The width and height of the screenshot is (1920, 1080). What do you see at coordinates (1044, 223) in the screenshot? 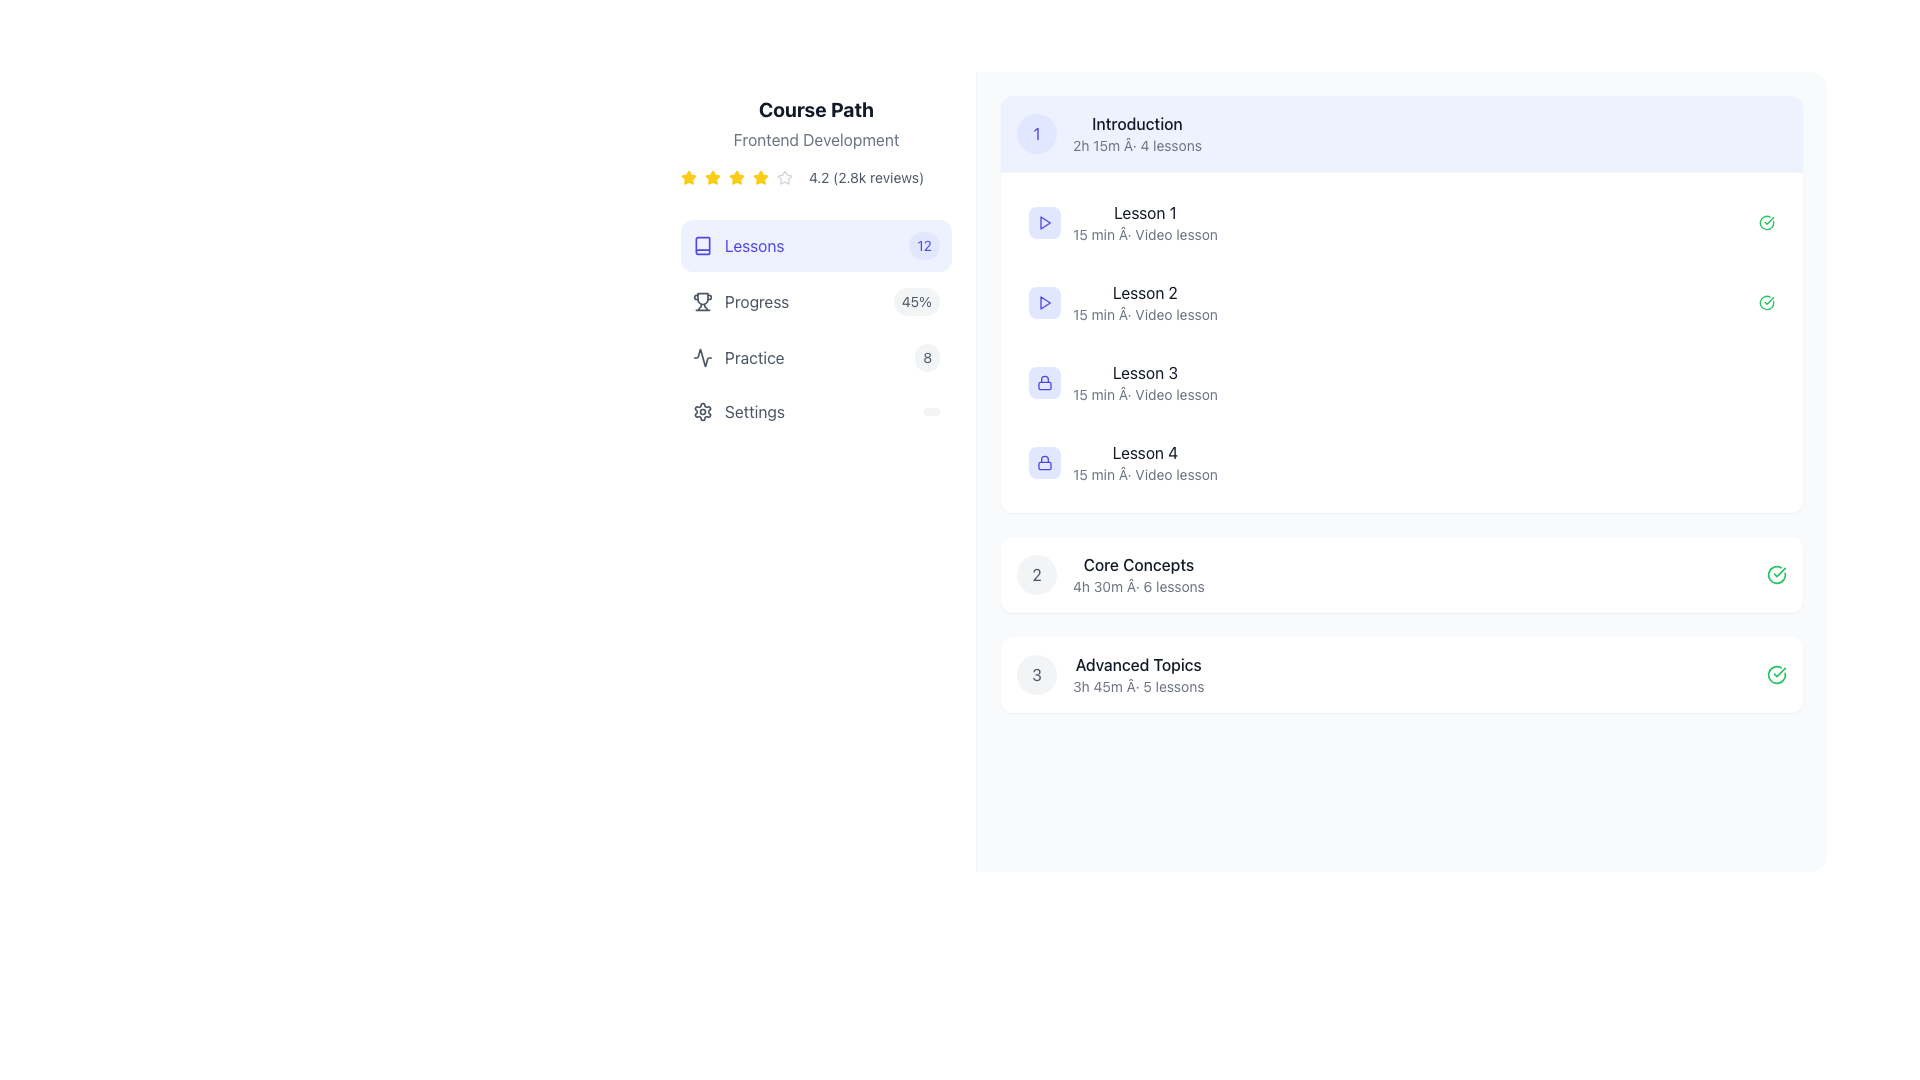
I see `the play button located to the left of the text 'Lesson 1' in the UI card for 'Lesson 1 15 min · Video lesson'` at bounding box center [1044, 223].